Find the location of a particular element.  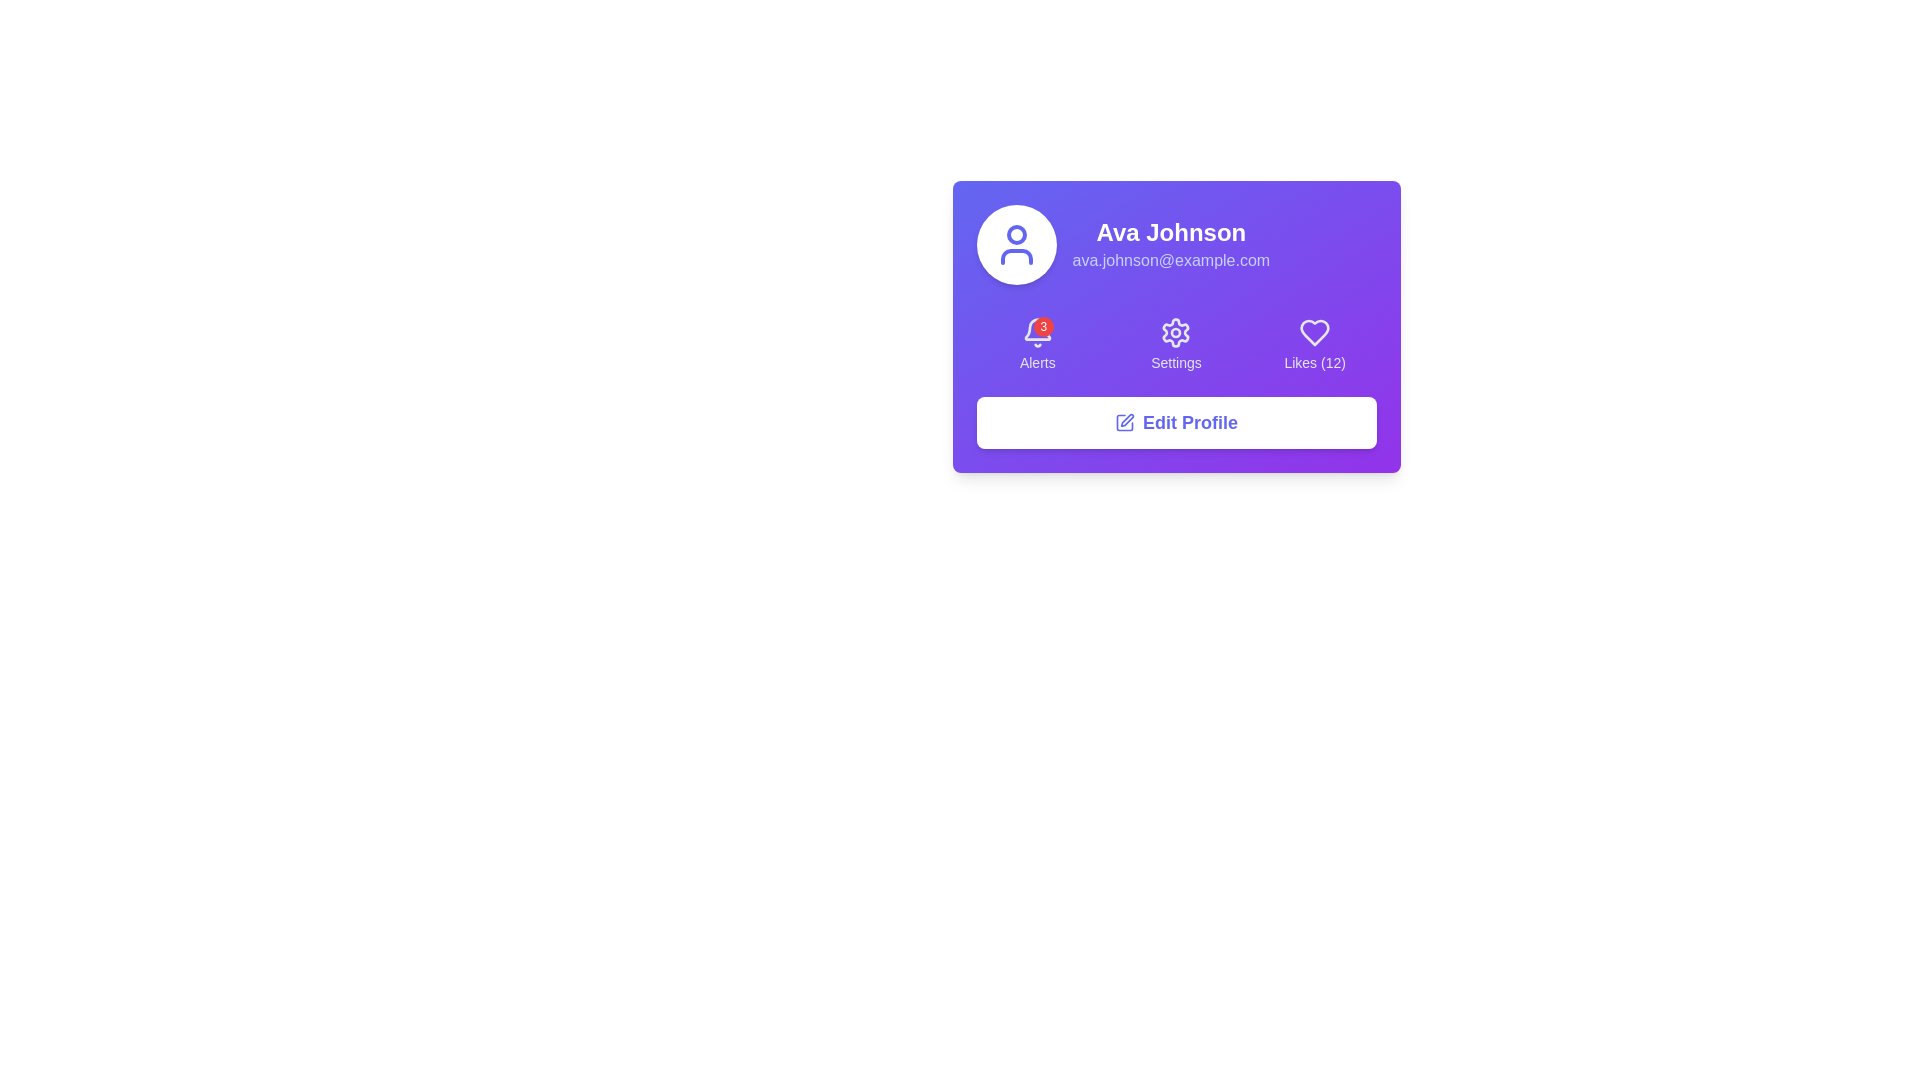

the email display text label positioned below the name 'Ava Johnson' within the upper section of the card is located at coordinates (1171, 260).